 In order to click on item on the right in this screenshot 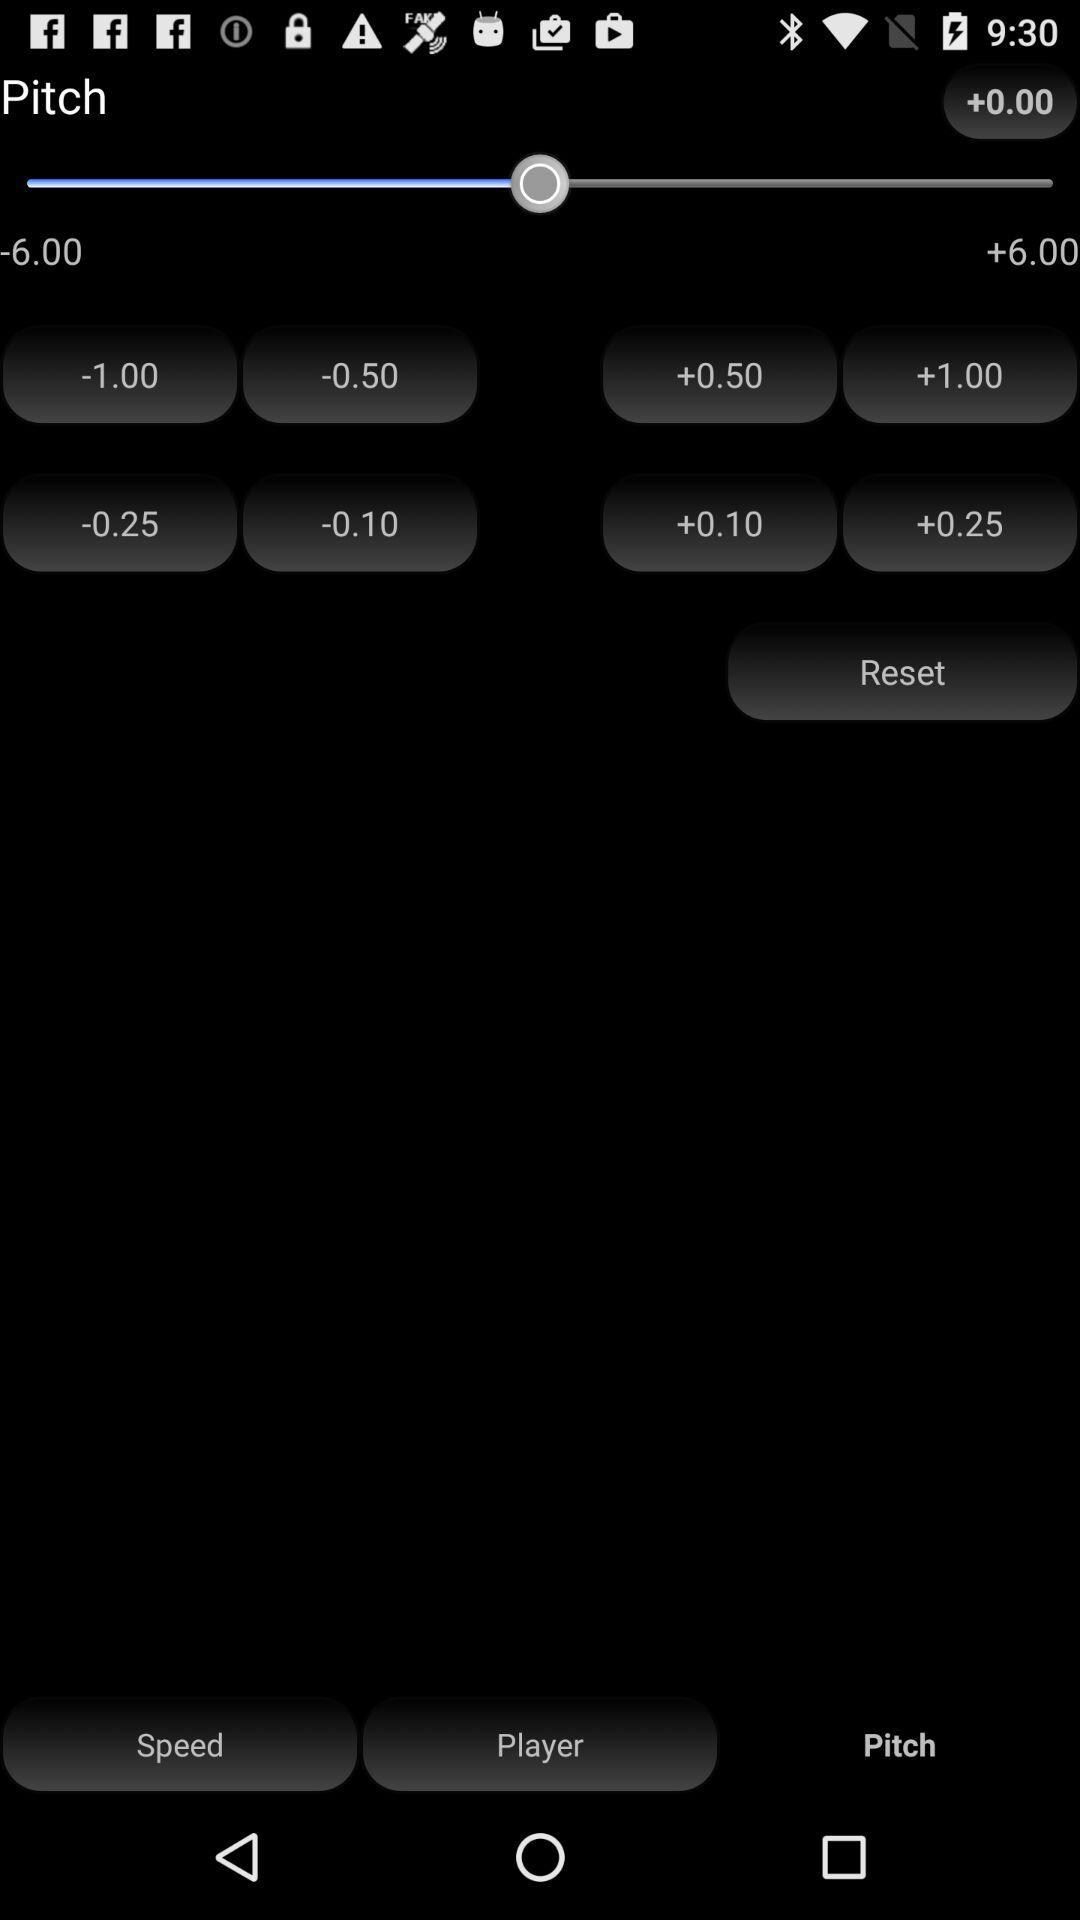, I will do `click(902, 672)`.